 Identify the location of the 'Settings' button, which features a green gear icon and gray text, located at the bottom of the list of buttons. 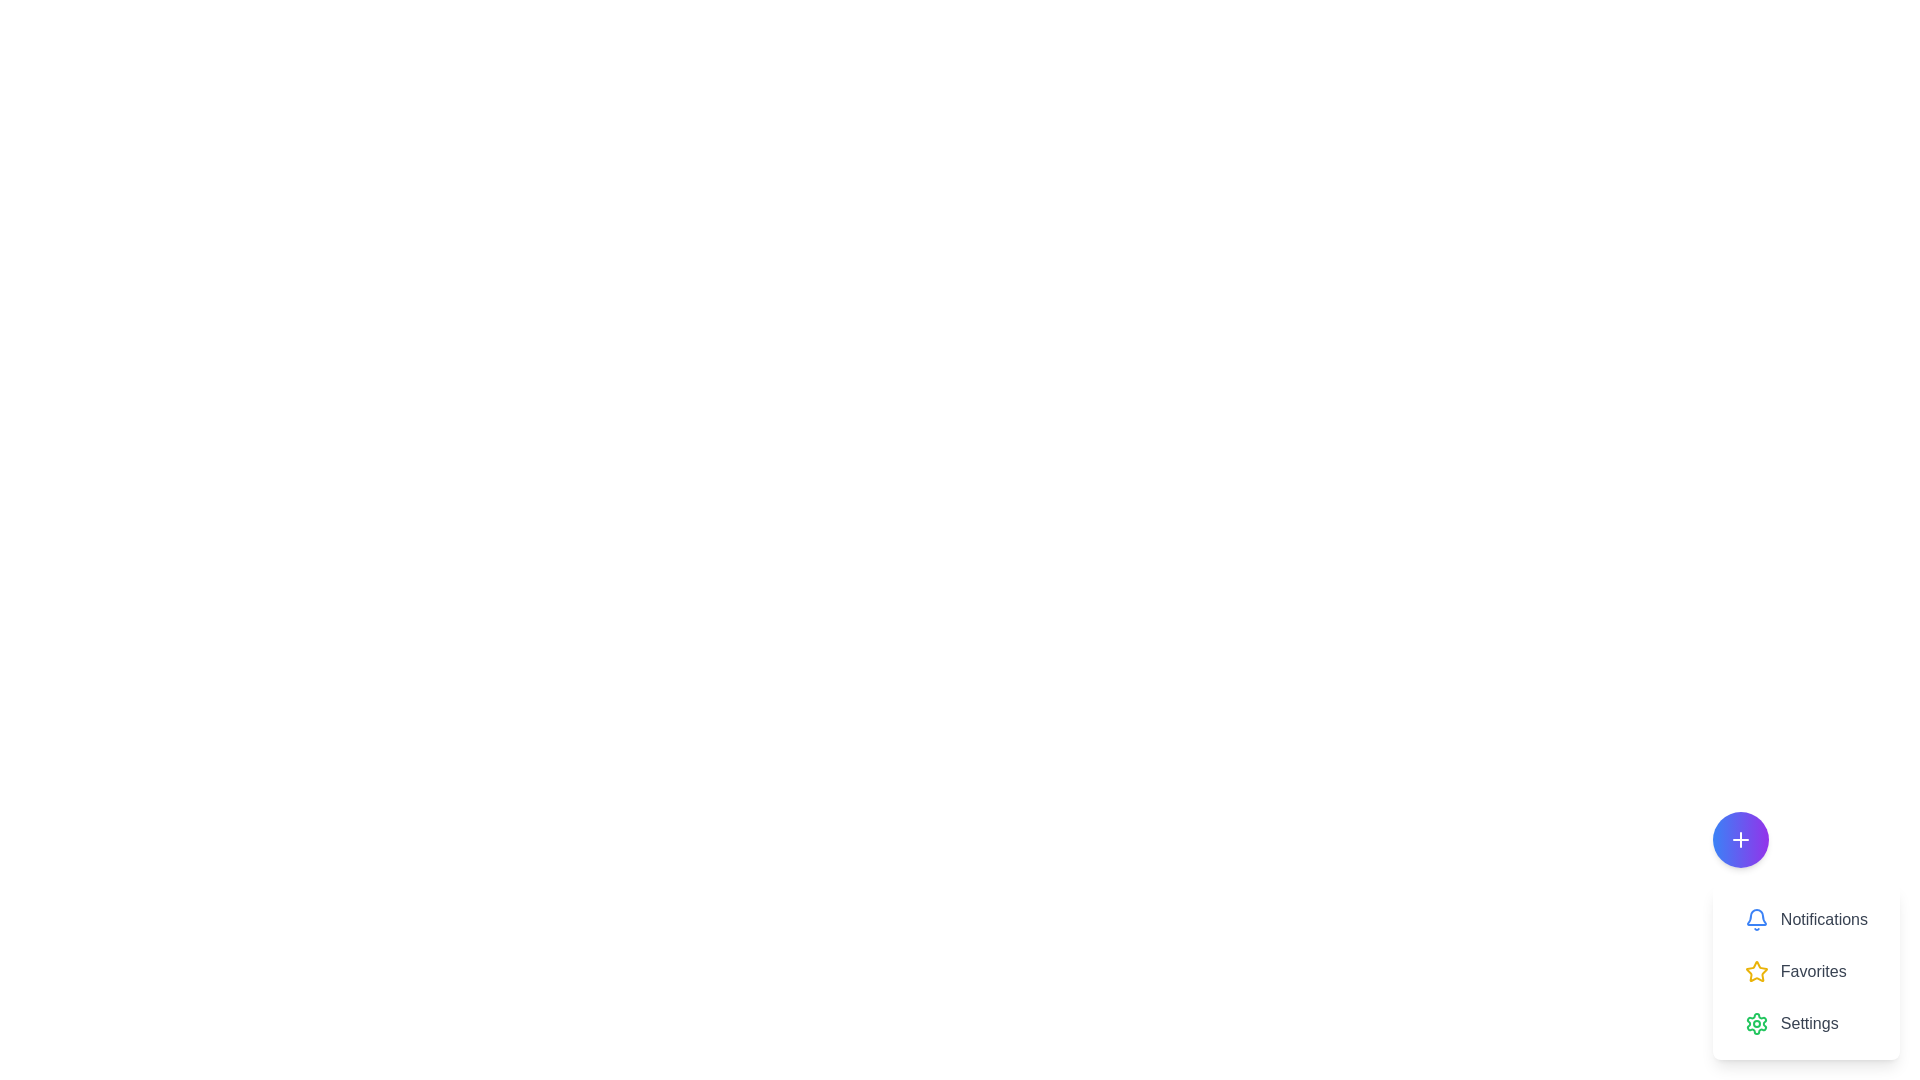
(1806, 1023).